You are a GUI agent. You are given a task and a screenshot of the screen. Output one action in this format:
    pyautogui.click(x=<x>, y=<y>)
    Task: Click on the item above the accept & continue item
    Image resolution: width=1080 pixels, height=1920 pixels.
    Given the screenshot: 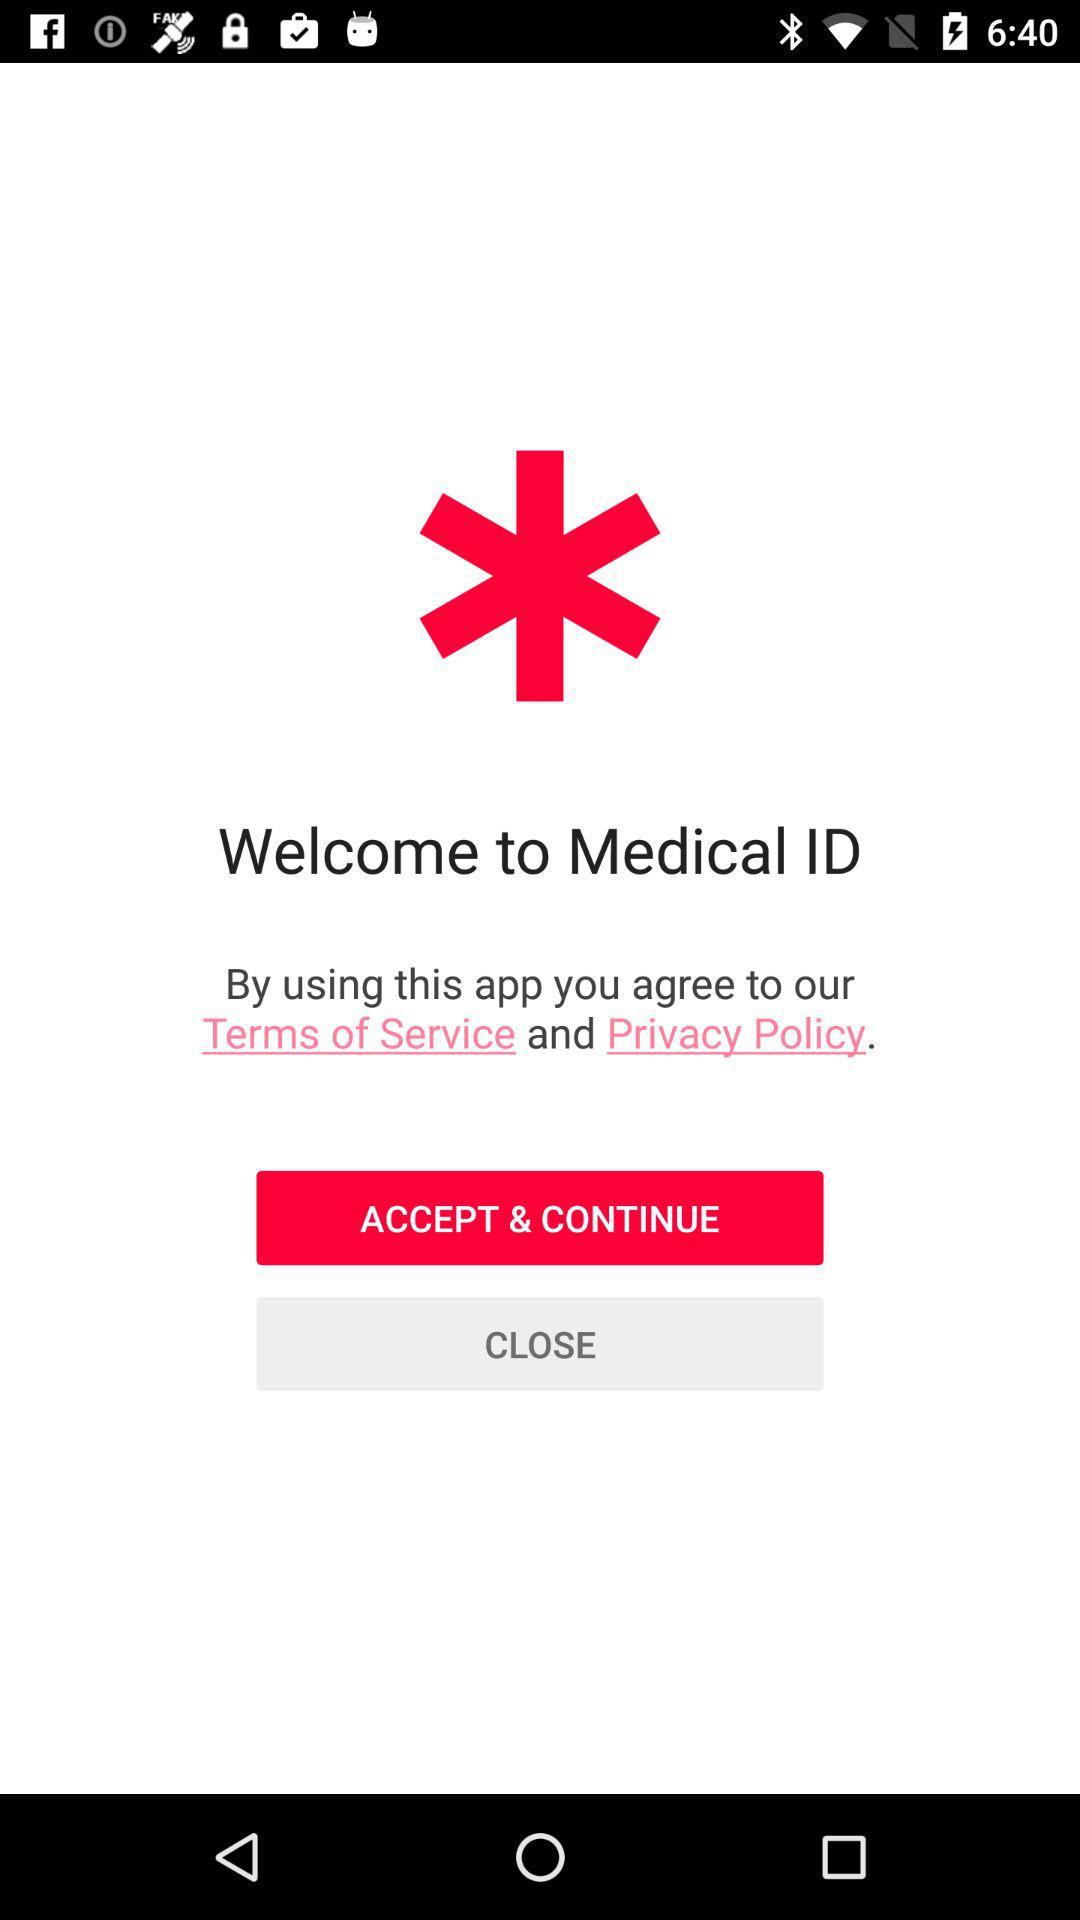 What is the action you would take?
    pyautogui.click(x=540, y=1007)
    